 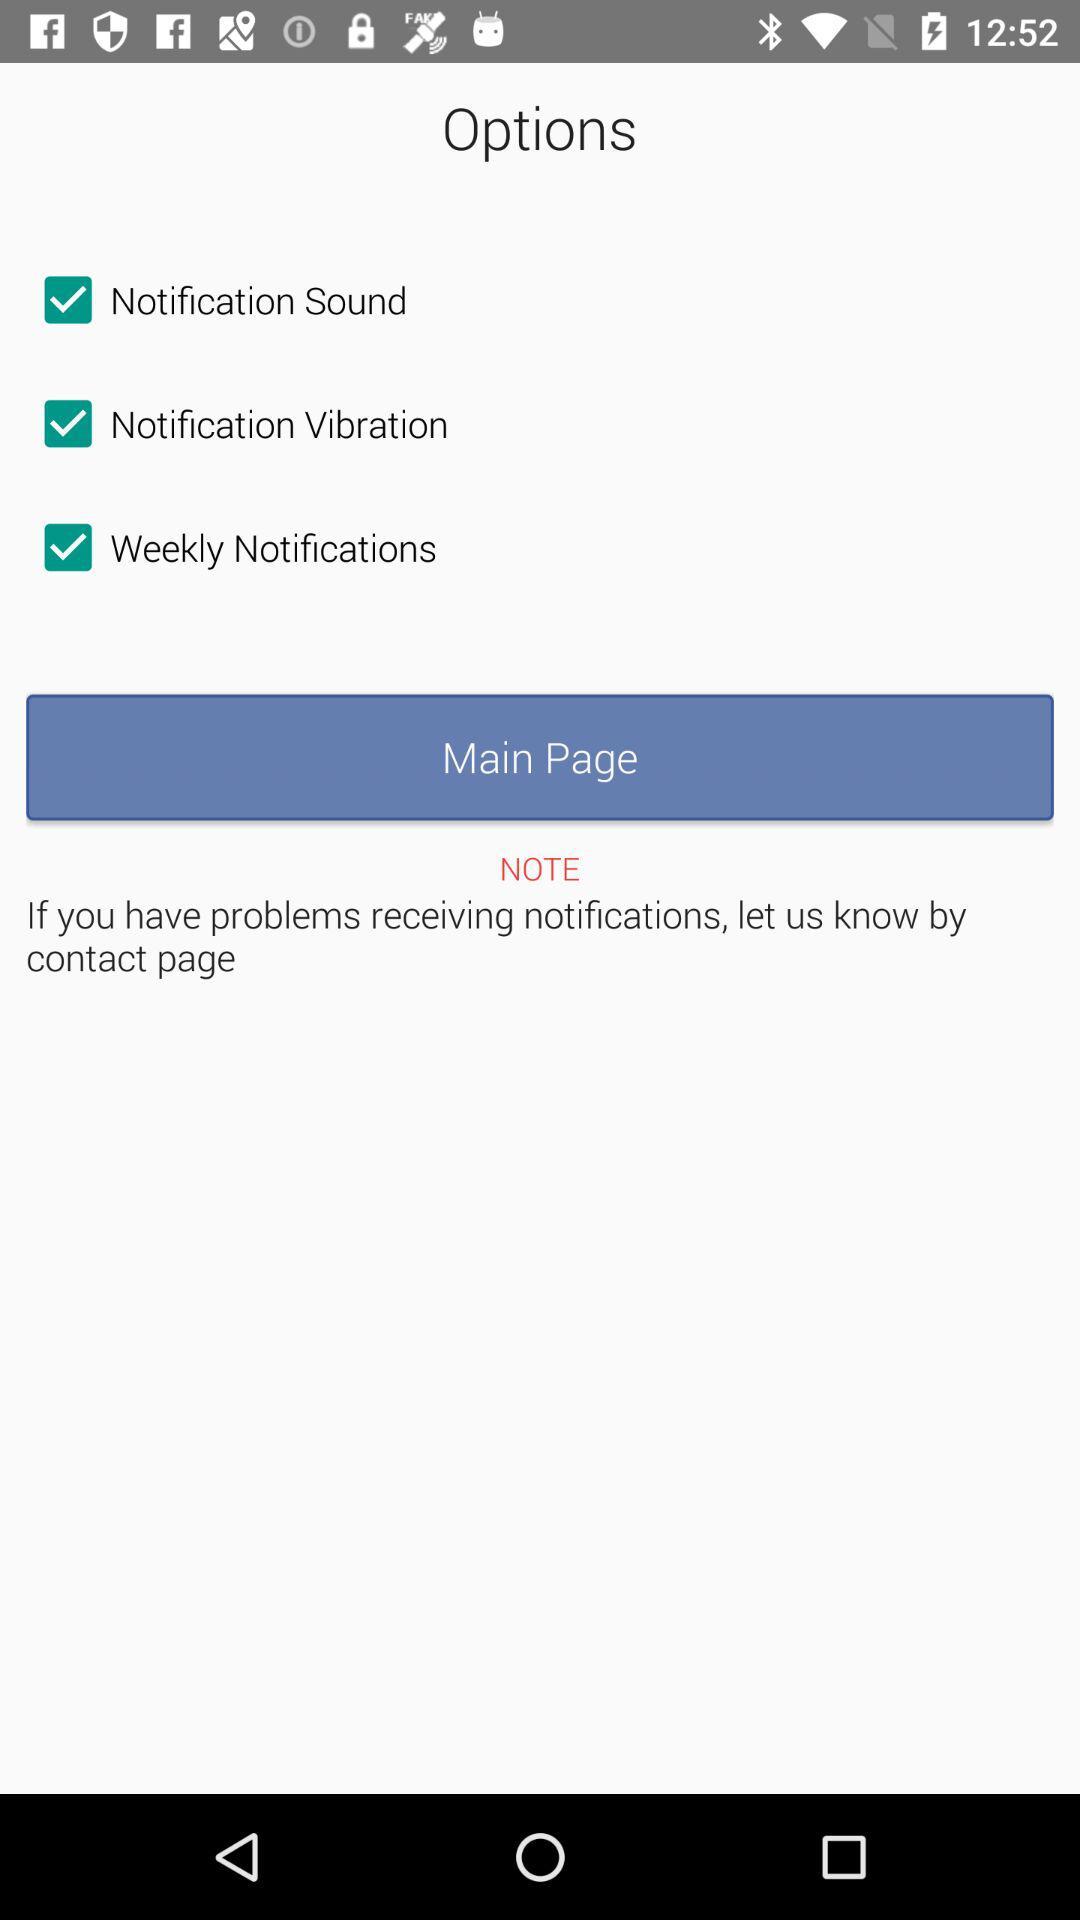 I want to click on icon below weekly notifications, so click(x=540, y=756).